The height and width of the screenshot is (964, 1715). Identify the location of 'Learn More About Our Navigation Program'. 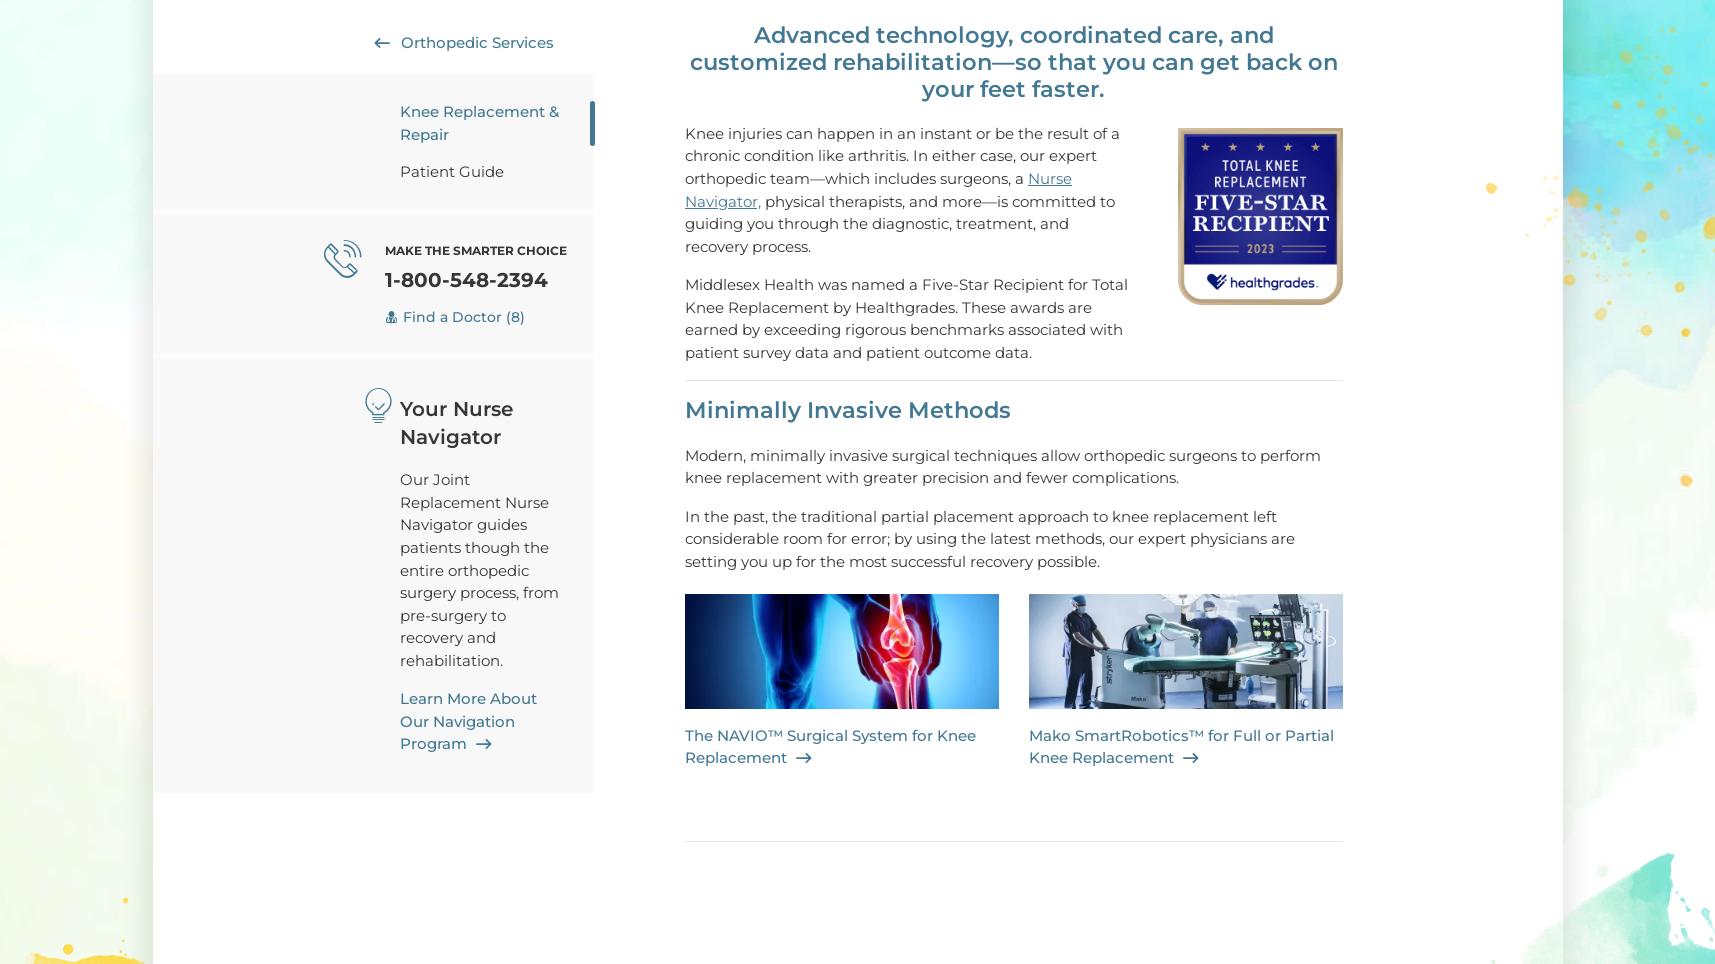
(467, 720).